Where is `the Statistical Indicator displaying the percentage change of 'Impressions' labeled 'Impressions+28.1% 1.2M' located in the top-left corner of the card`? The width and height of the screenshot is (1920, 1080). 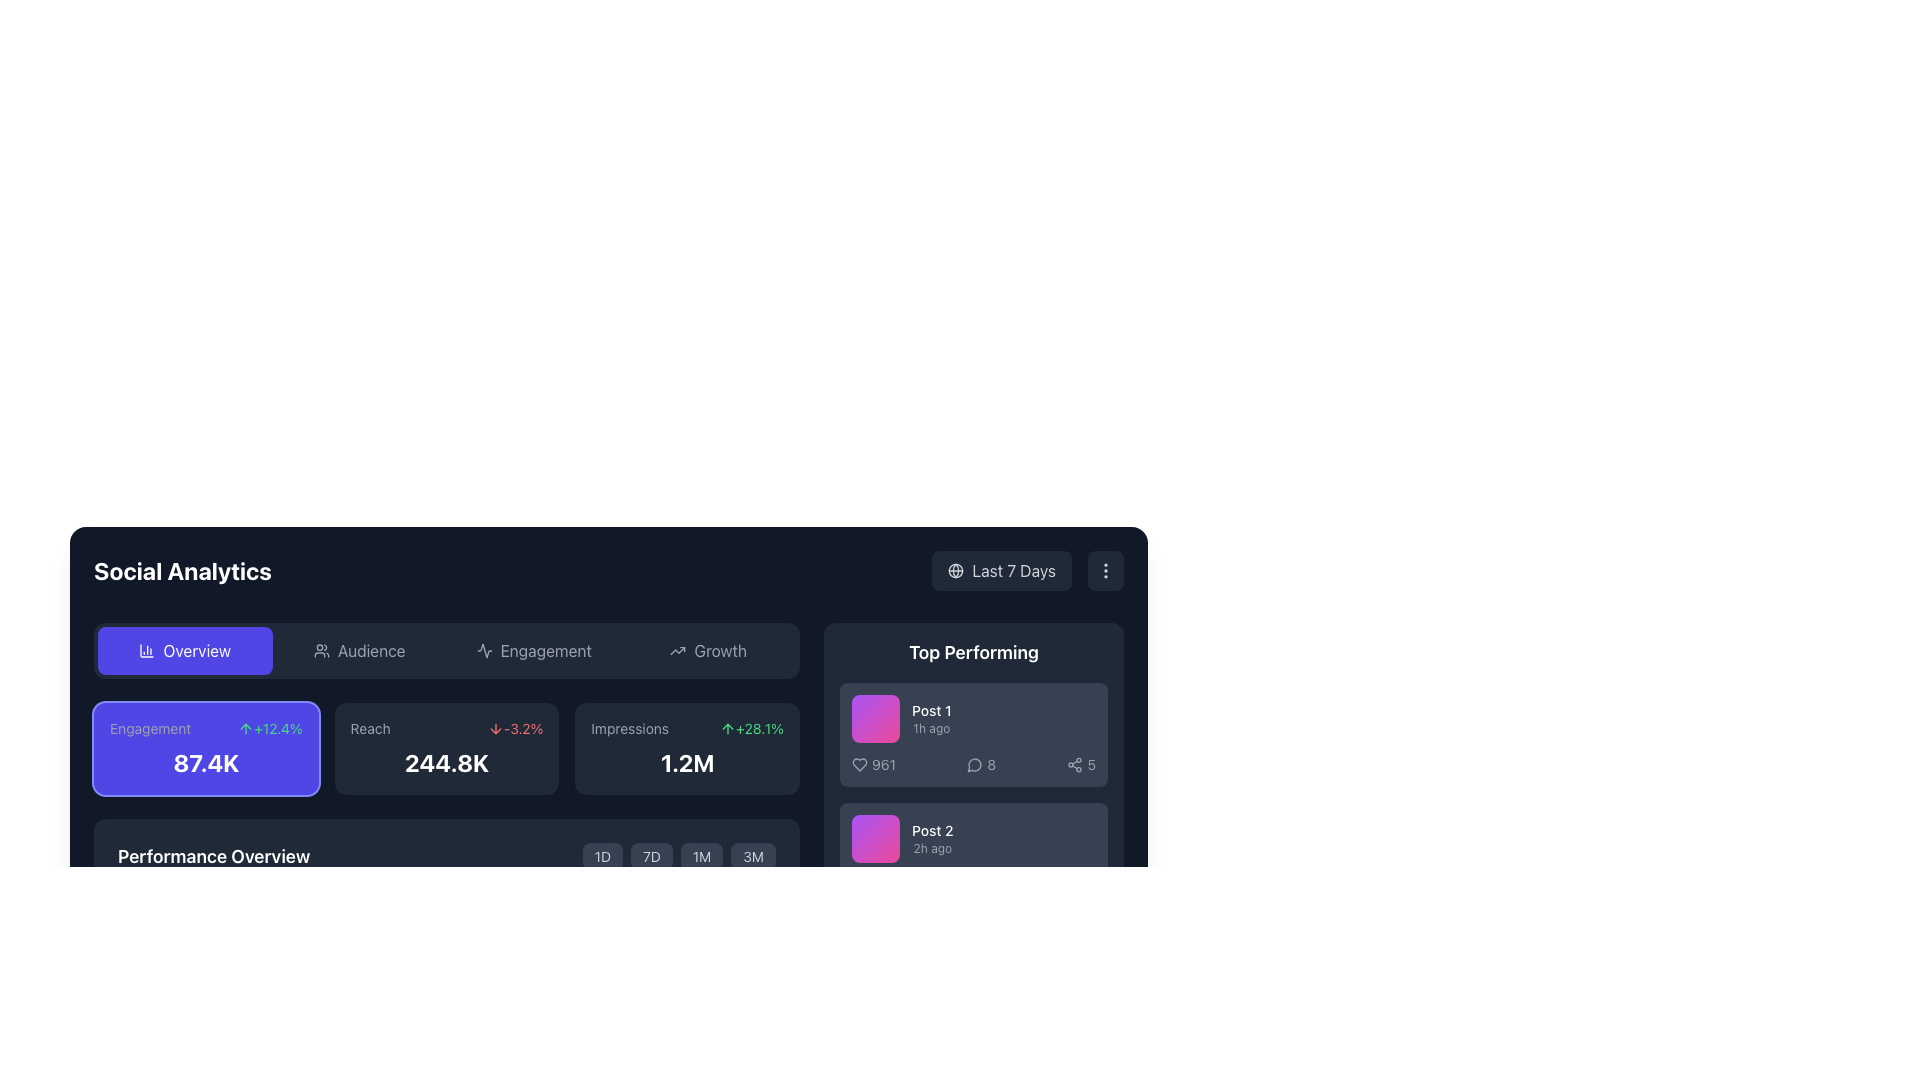 the Statistical Indicator displaying the percentage change of 'Impressions' labeled 'Impressions+28.1% 1.2M' located in the top-left corner of the card is located at coordinates (687, 729).